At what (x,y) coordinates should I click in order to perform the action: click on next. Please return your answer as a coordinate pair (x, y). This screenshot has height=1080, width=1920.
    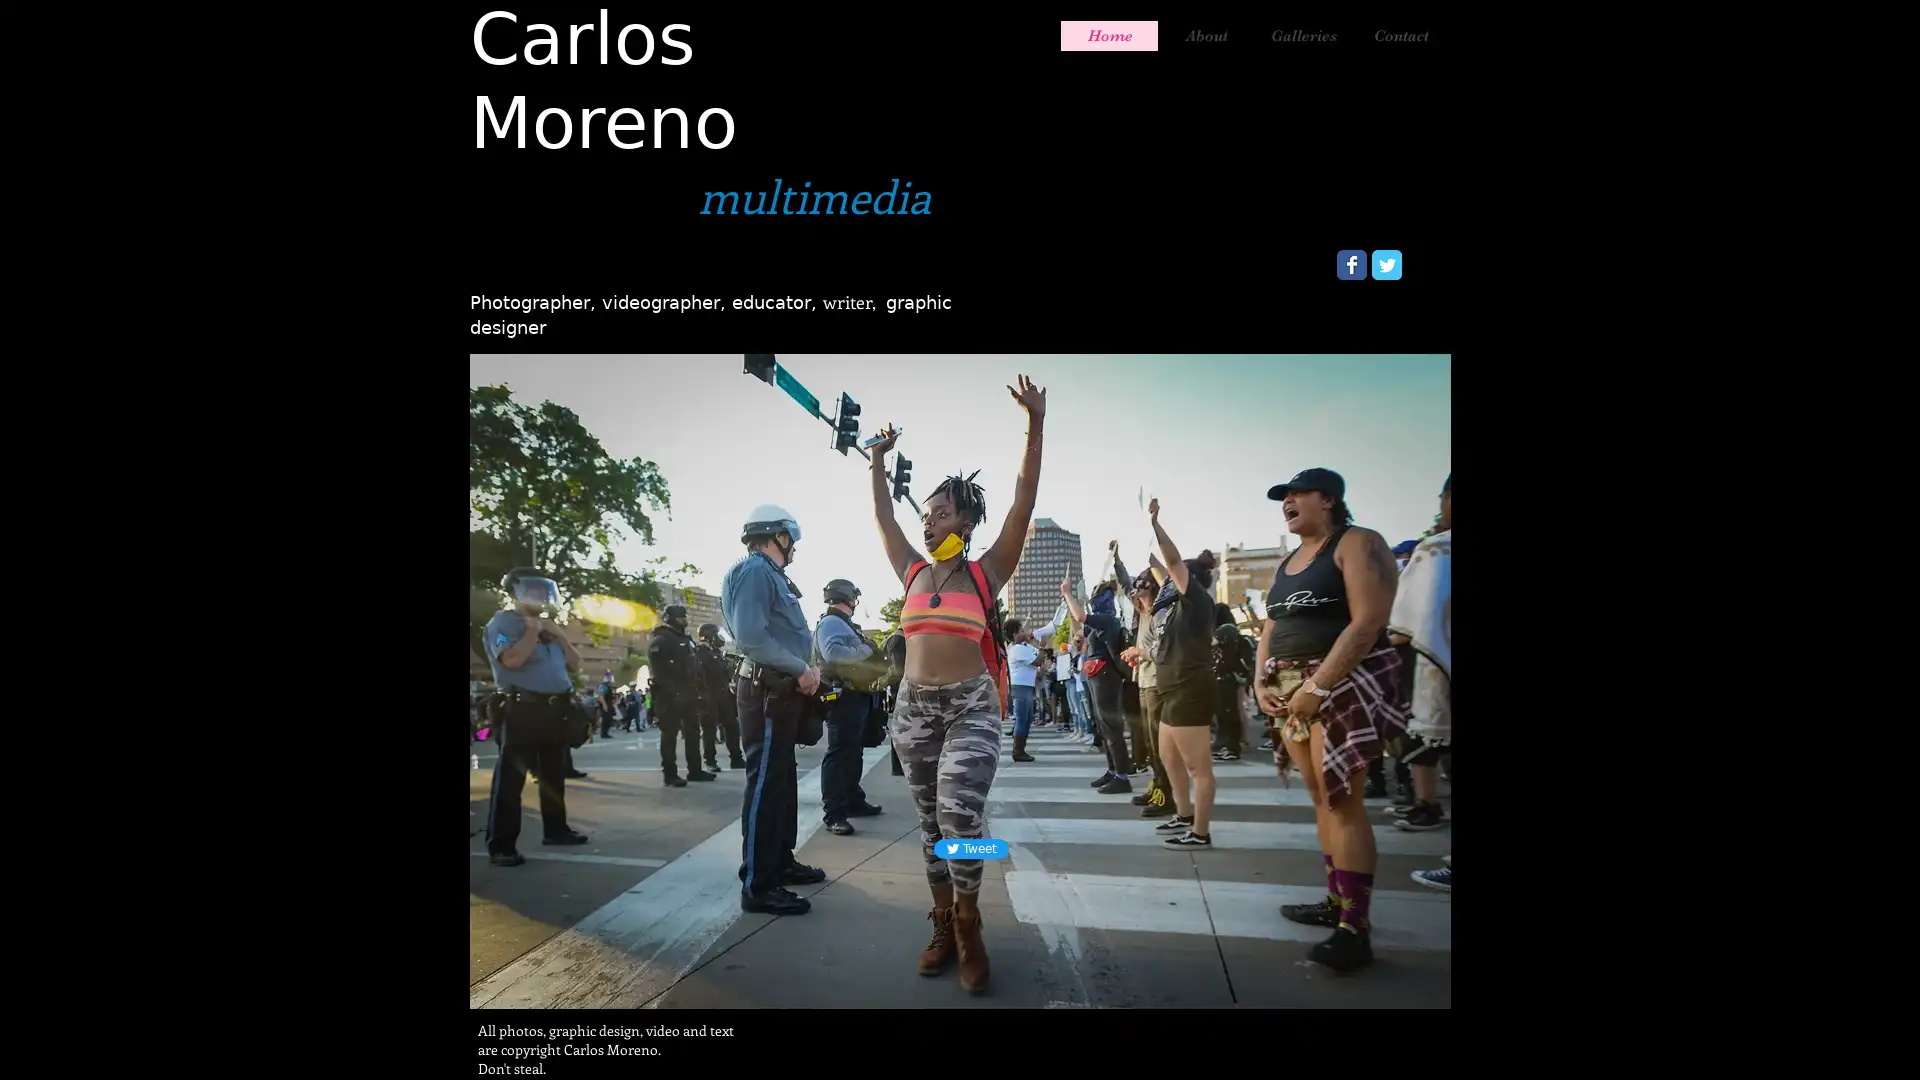
    Looking at the image, I should click on (1407, 677).